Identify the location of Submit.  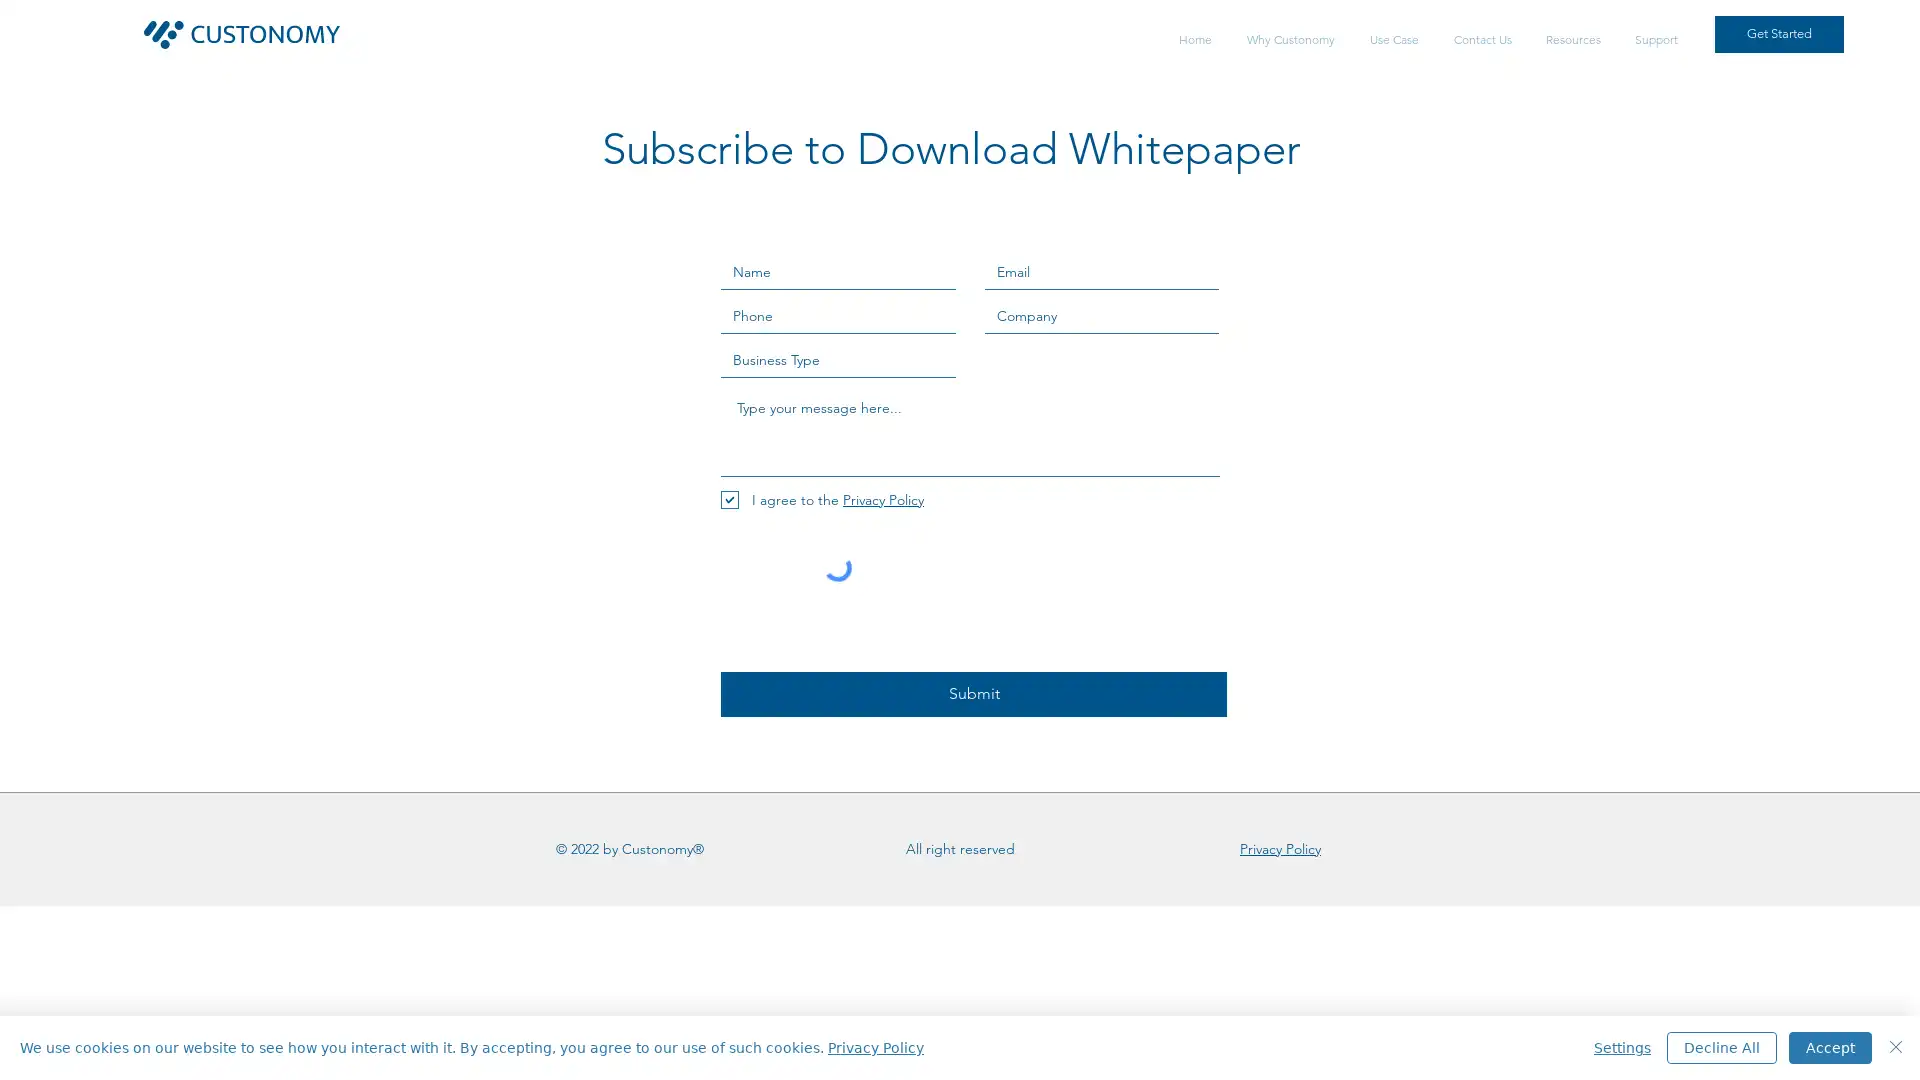
(974, 693).